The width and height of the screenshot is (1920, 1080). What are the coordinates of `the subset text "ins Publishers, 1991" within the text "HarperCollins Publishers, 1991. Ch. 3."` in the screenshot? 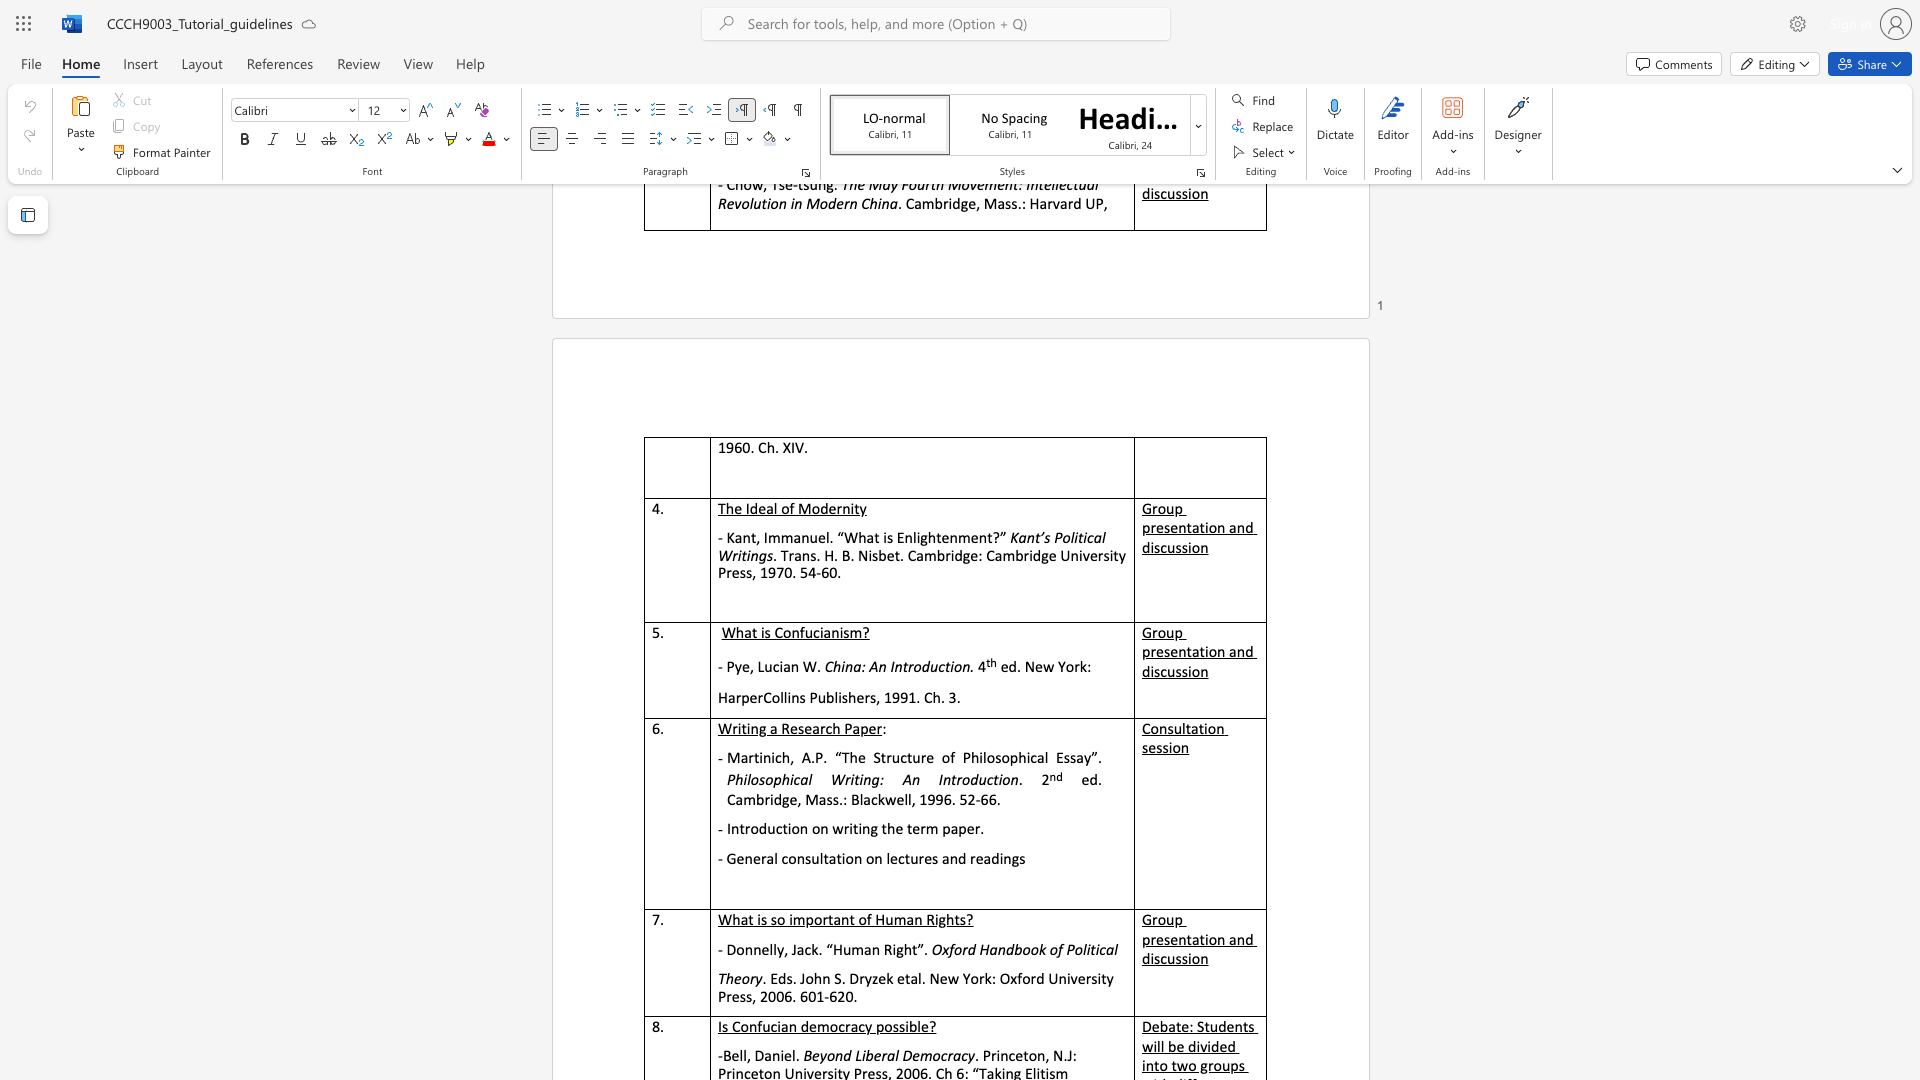 It's located at (786, 696).